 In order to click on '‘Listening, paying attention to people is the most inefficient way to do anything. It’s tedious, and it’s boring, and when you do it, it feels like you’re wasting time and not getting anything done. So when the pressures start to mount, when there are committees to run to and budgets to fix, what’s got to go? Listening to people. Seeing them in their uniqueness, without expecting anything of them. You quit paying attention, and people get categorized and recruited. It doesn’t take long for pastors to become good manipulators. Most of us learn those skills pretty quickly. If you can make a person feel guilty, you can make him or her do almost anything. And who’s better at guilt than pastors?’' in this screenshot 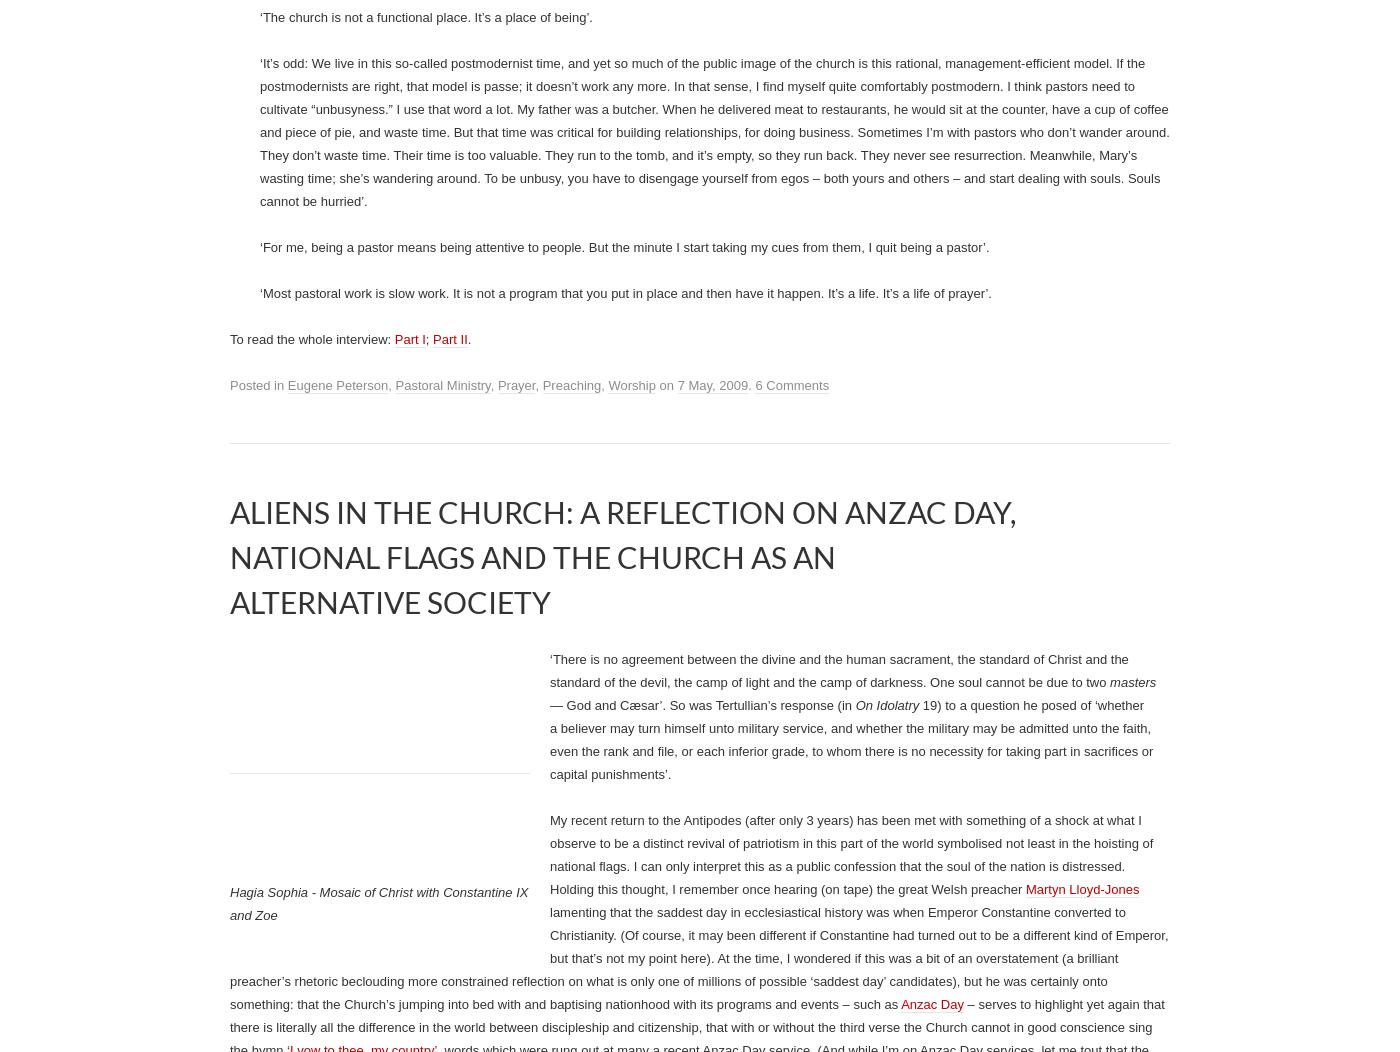, I will do `click(712, 554)`.